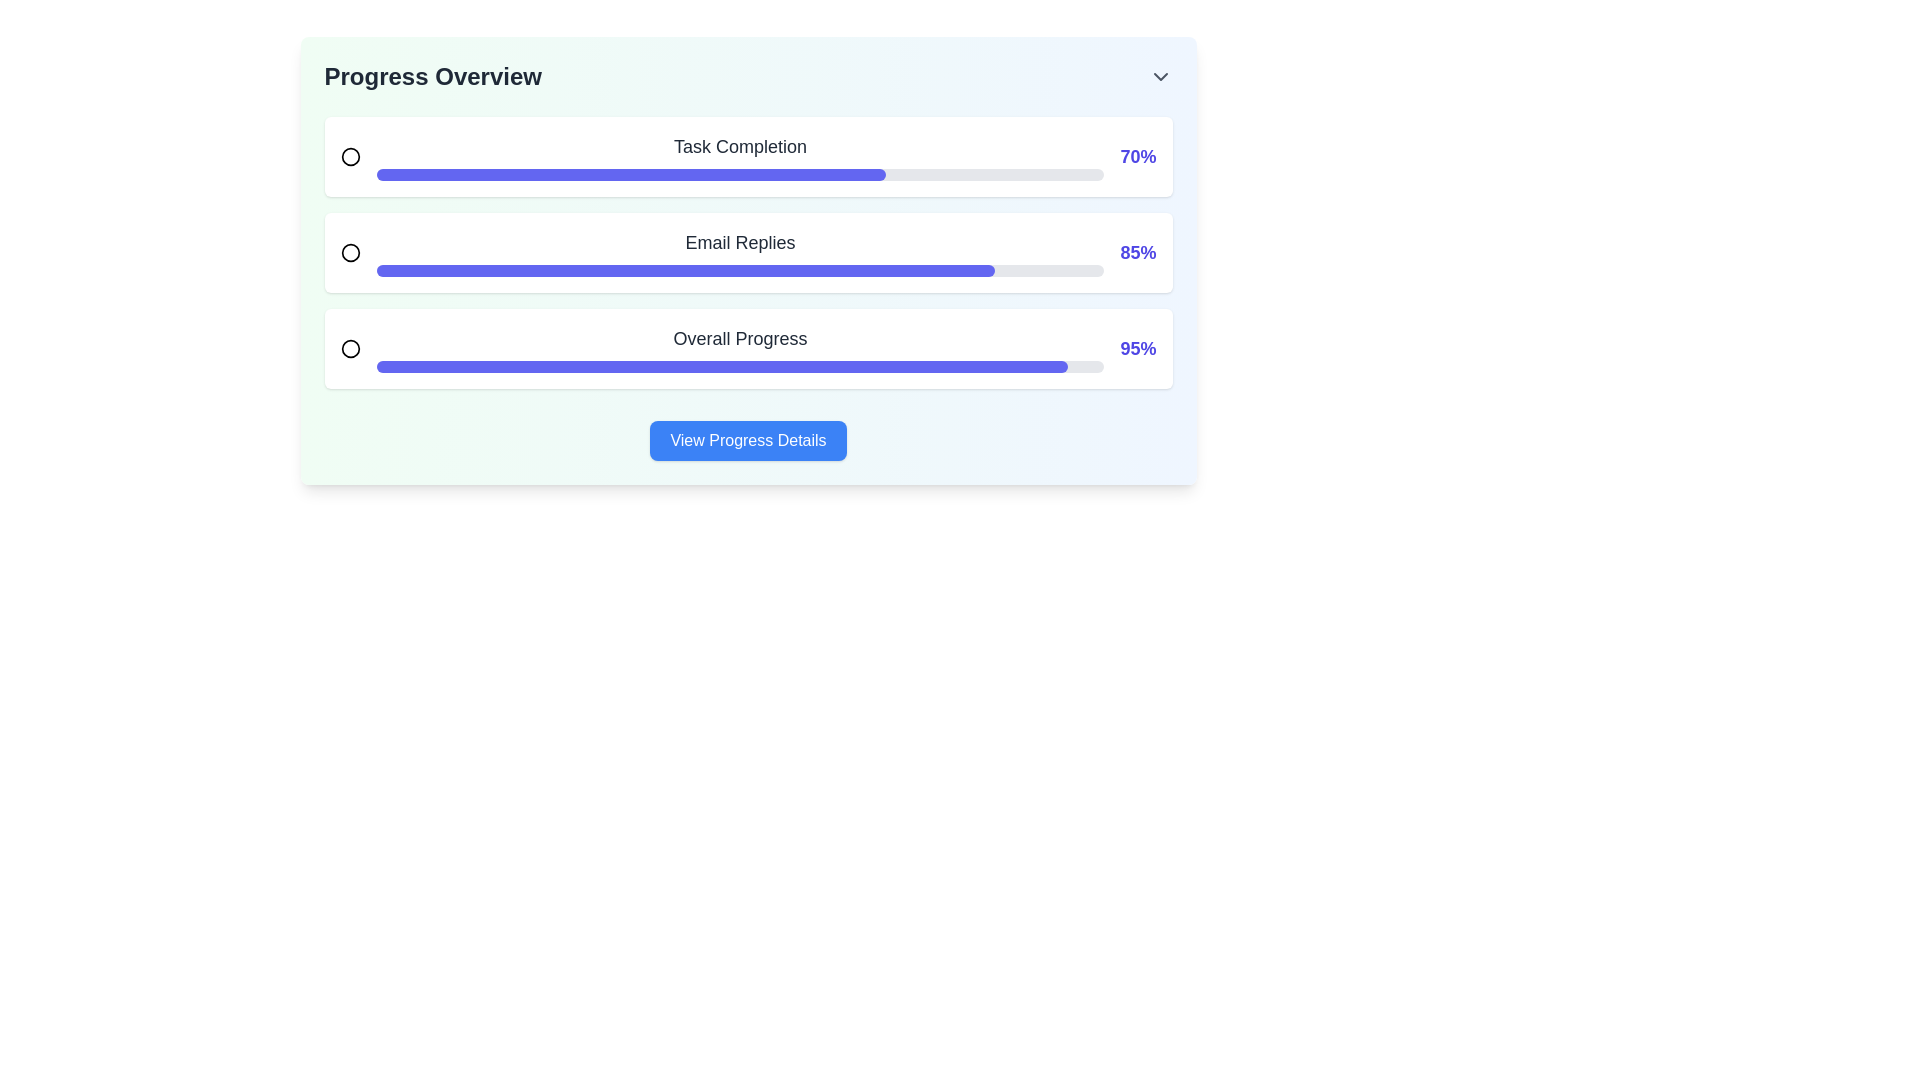 Image resolution: width=1920 pixels, height=1080 pixels. What do you see at coordinates (747, 252) in the screenshot?
I see `the progress percentage of the second progress bar labeled 'Email Replies', which is currently marked at 85%` at bounding box center [747, 252].